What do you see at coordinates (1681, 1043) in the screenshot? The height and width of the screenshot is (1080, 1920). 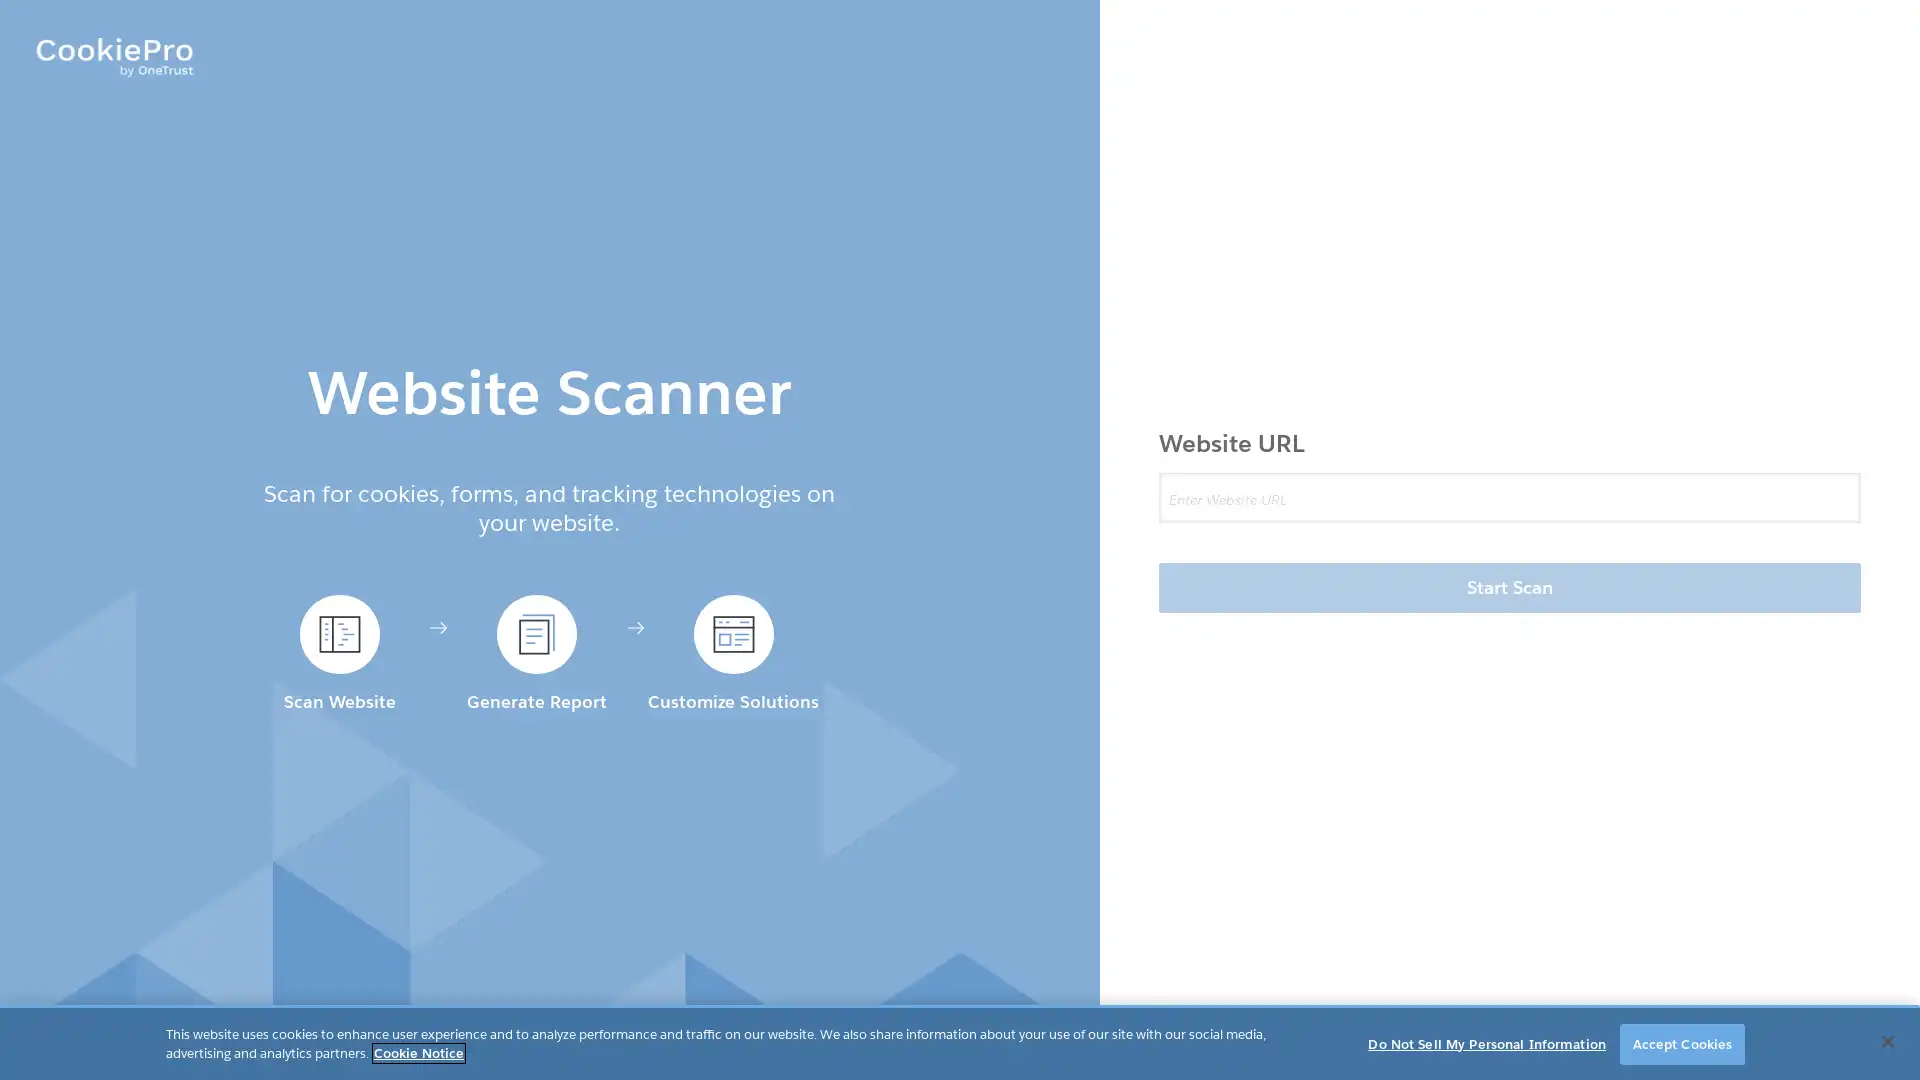 I see `Accept Cookies` at bounding box center [1681, 1043].